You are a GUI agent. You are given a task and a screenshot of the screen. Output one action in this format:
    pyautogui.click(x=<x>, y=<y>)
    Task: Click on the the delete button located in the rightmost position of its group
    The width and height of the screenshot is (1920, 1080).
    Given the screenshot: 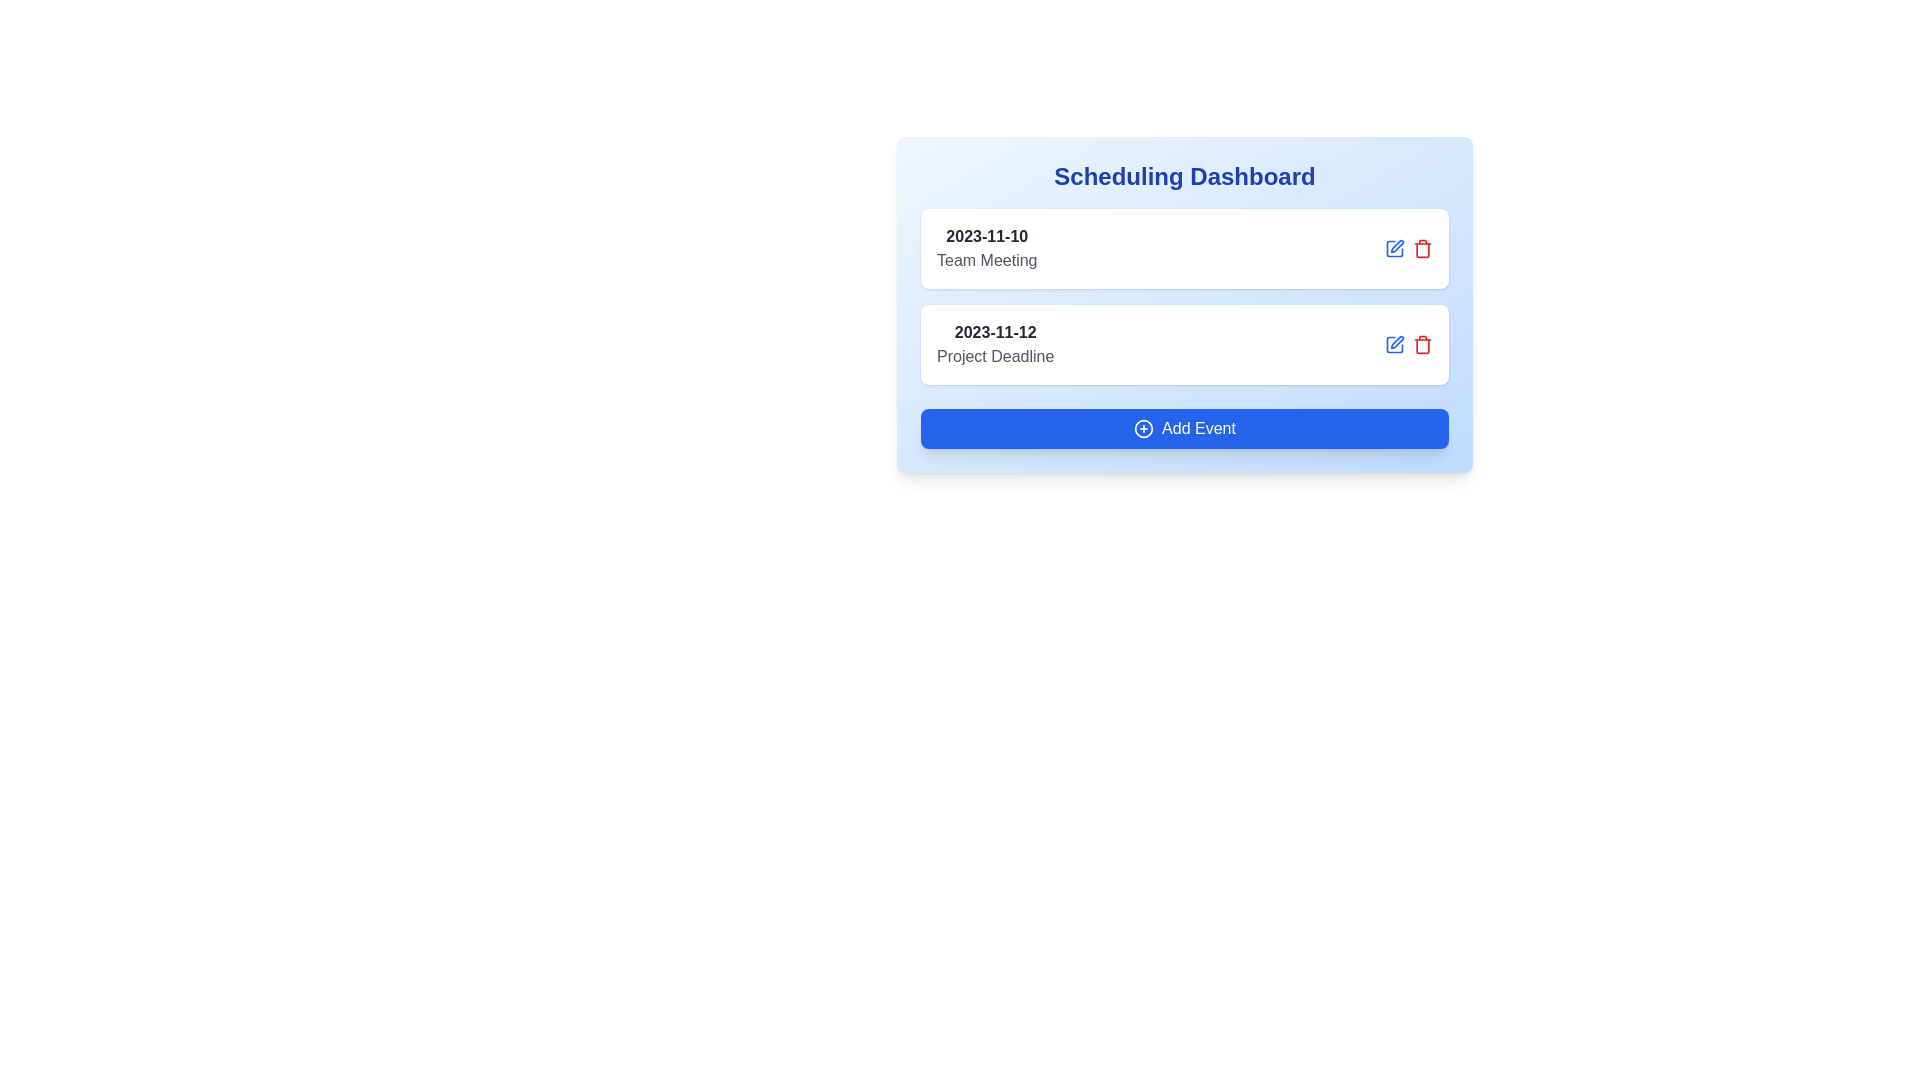 What is the action you would take?
    pyautogui.click(x=1421, y=343)
    